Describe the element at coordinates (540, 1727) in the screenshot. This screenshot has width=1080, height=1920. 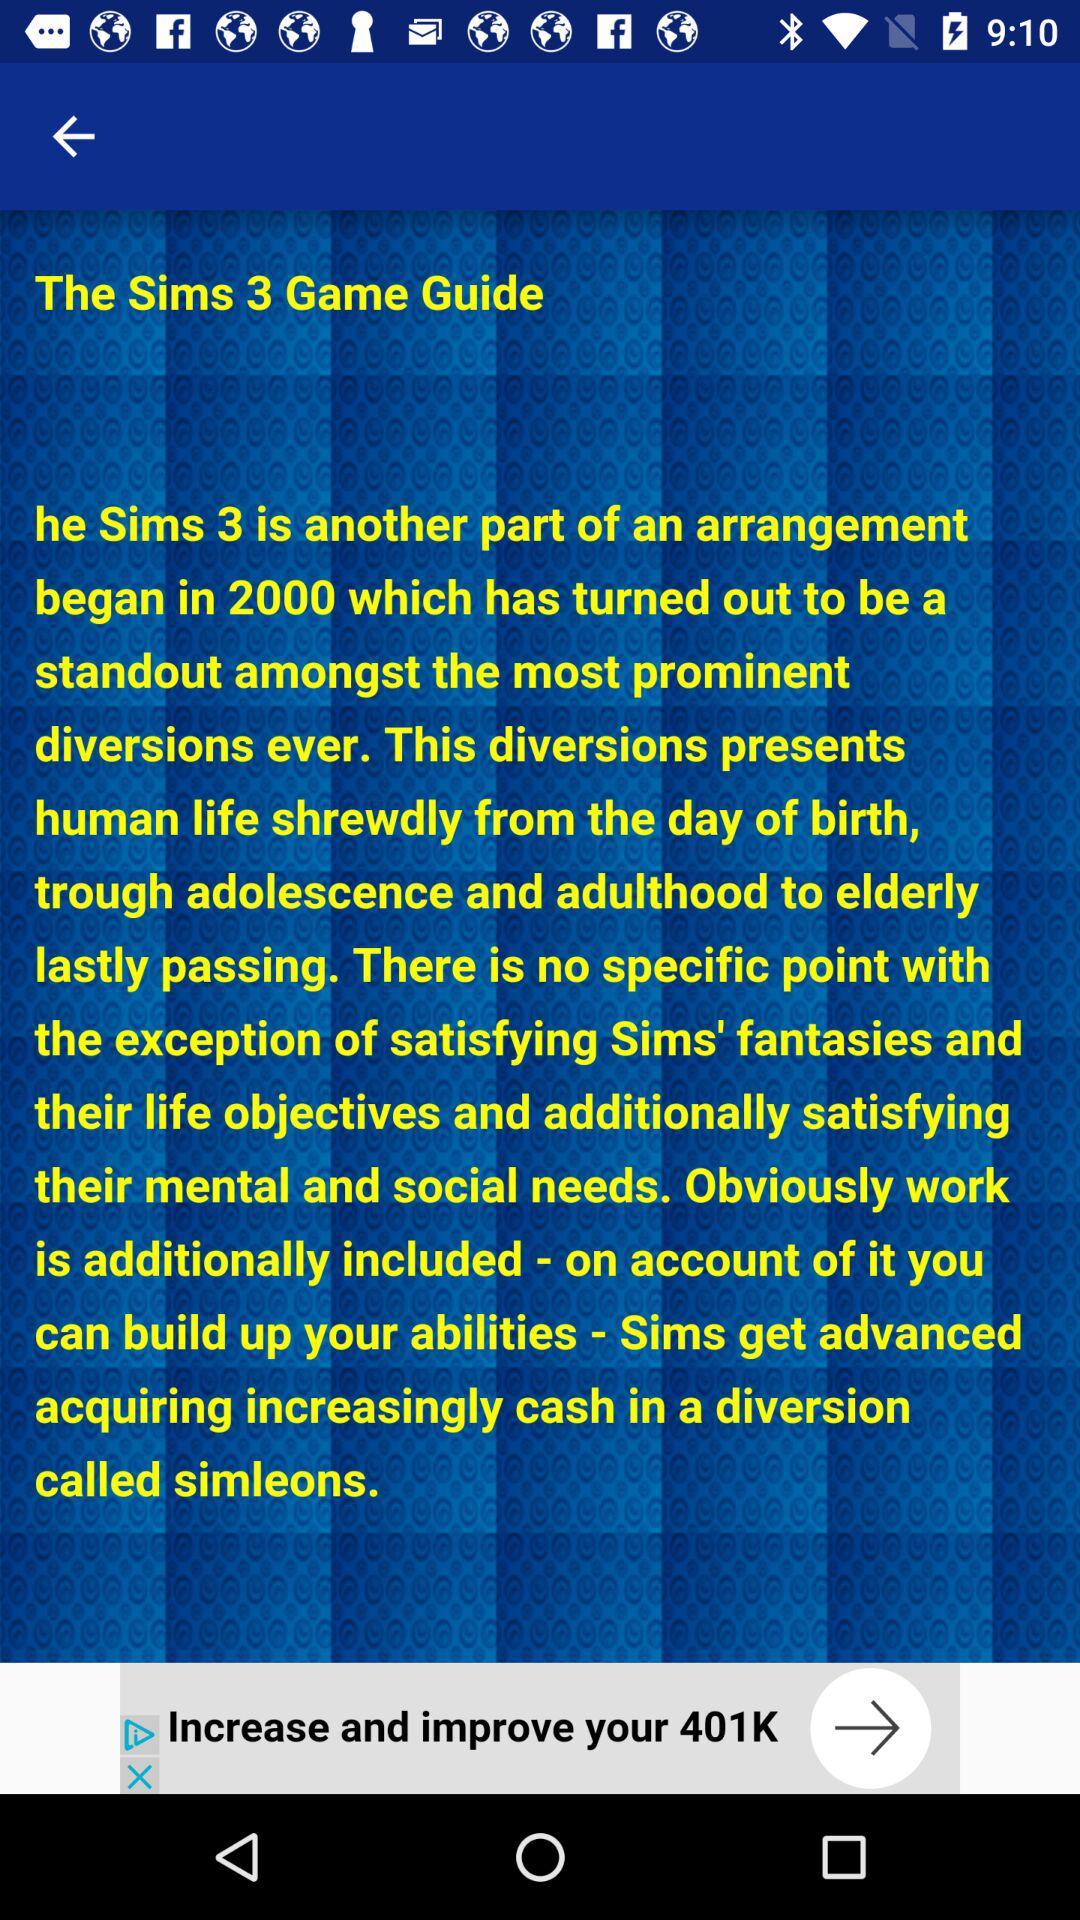
I see `advertisement` at that location.